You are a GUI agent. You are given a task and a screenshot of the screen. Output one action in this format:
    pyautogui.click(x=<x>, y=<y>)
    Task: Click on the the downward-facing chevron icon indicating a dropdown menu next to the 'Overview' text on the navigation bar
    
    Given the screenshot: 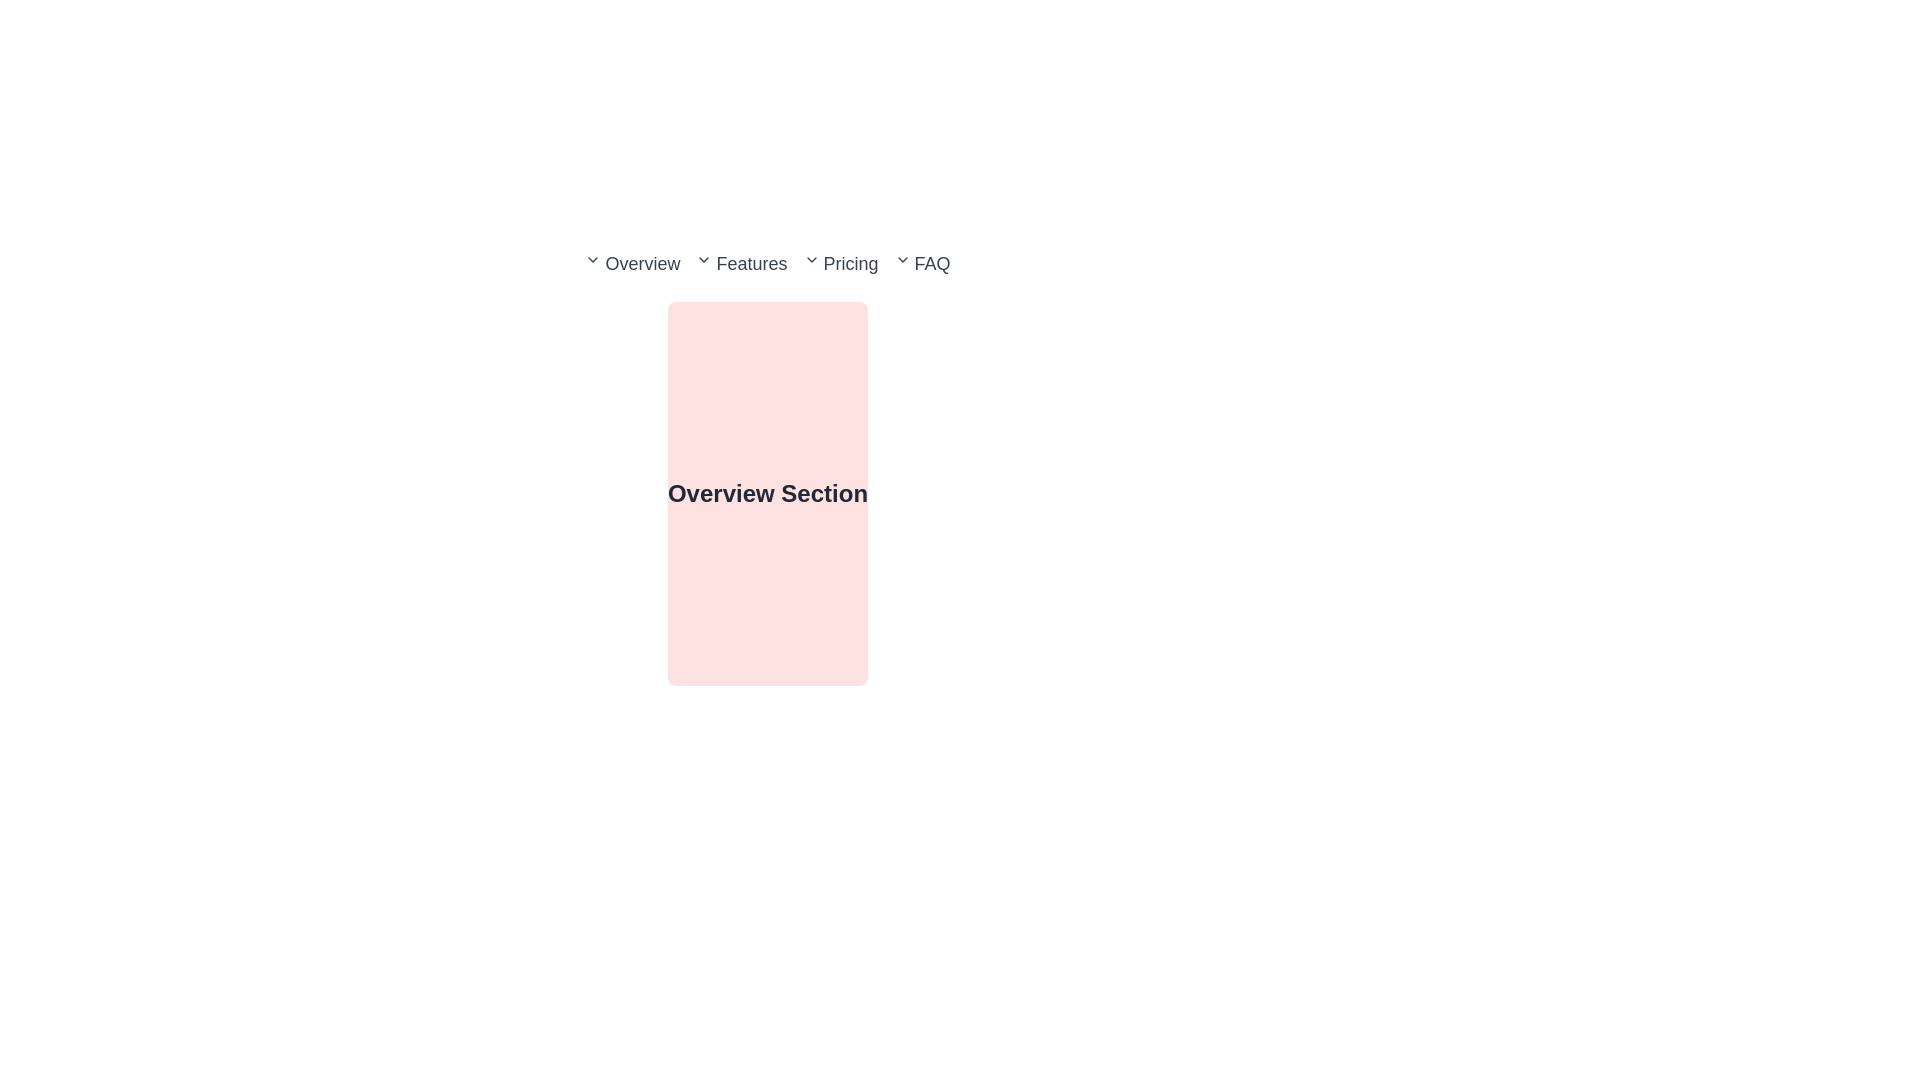 What is the action you would take?
    pyautogui.click(x=592, y=258)
    